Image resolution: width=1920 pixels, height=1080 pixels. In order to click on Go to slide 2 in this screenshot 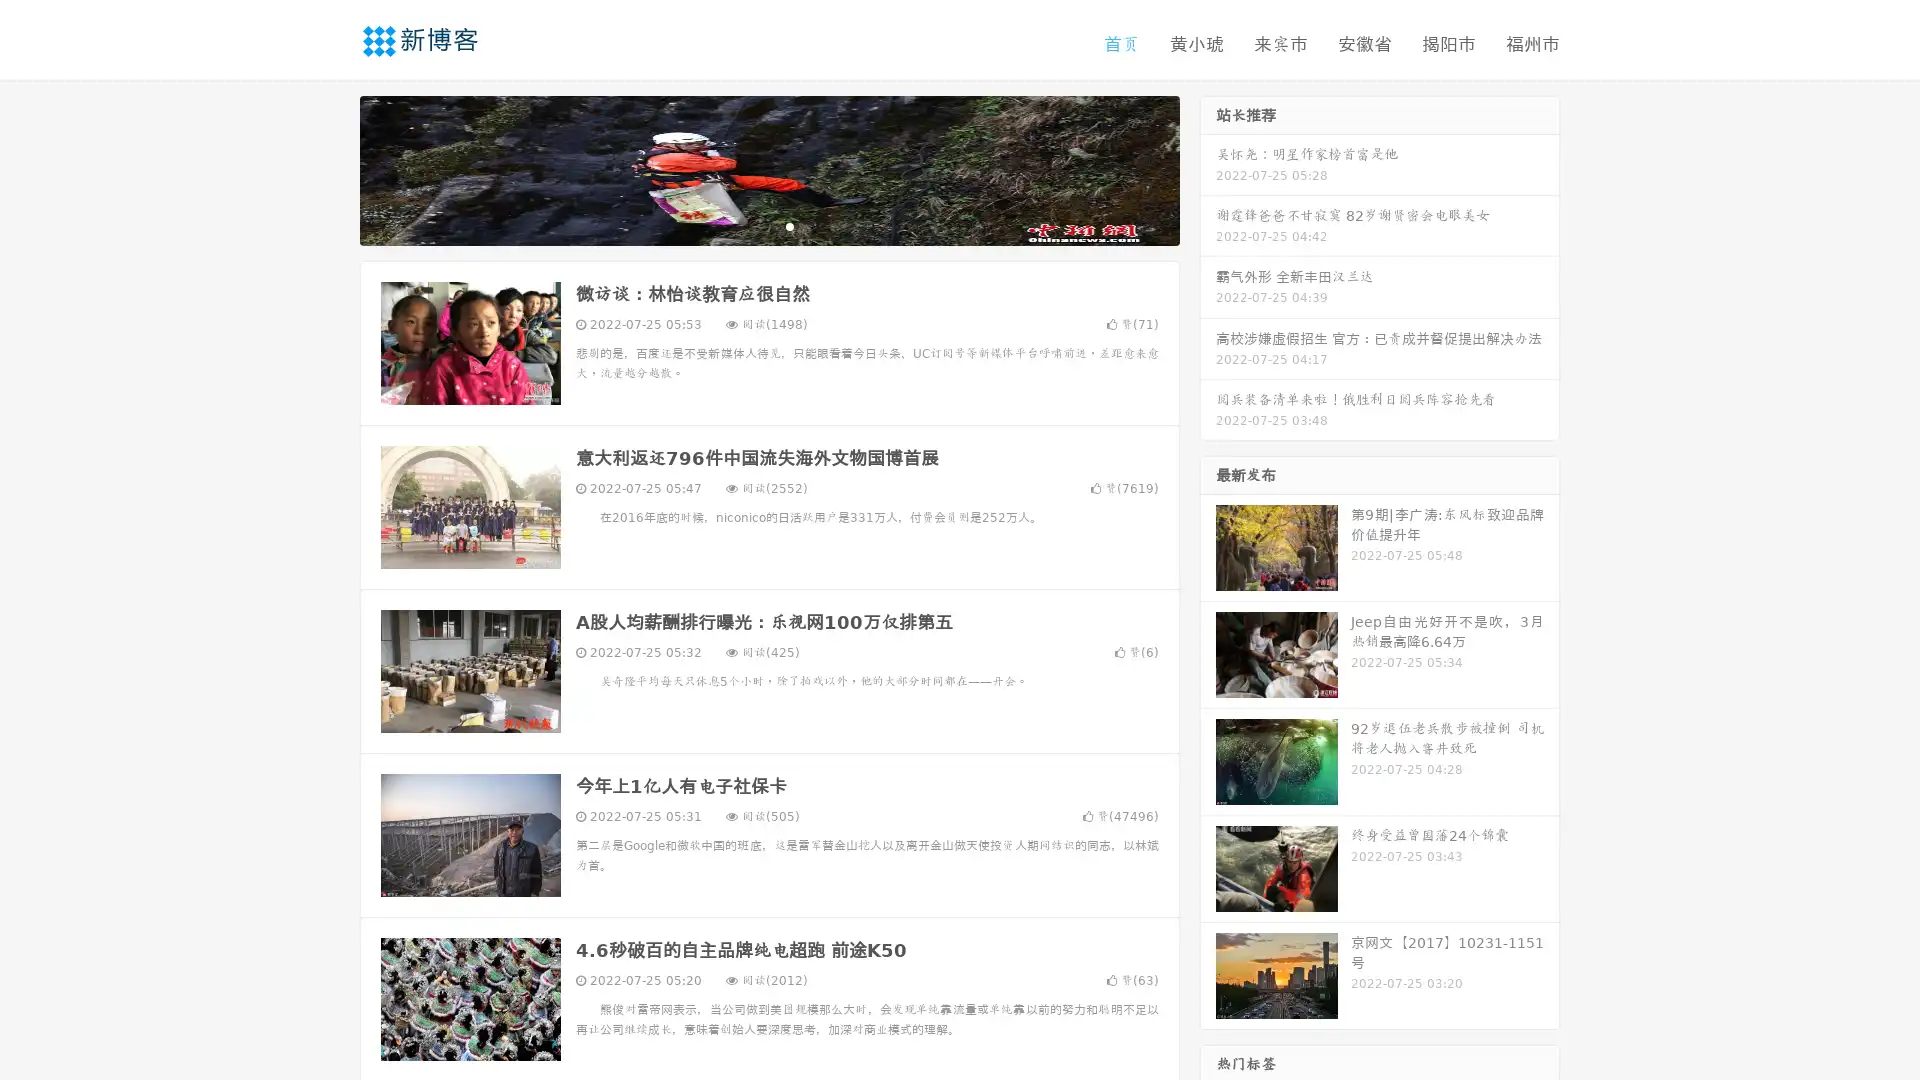, I will do `click(768, 225)`.